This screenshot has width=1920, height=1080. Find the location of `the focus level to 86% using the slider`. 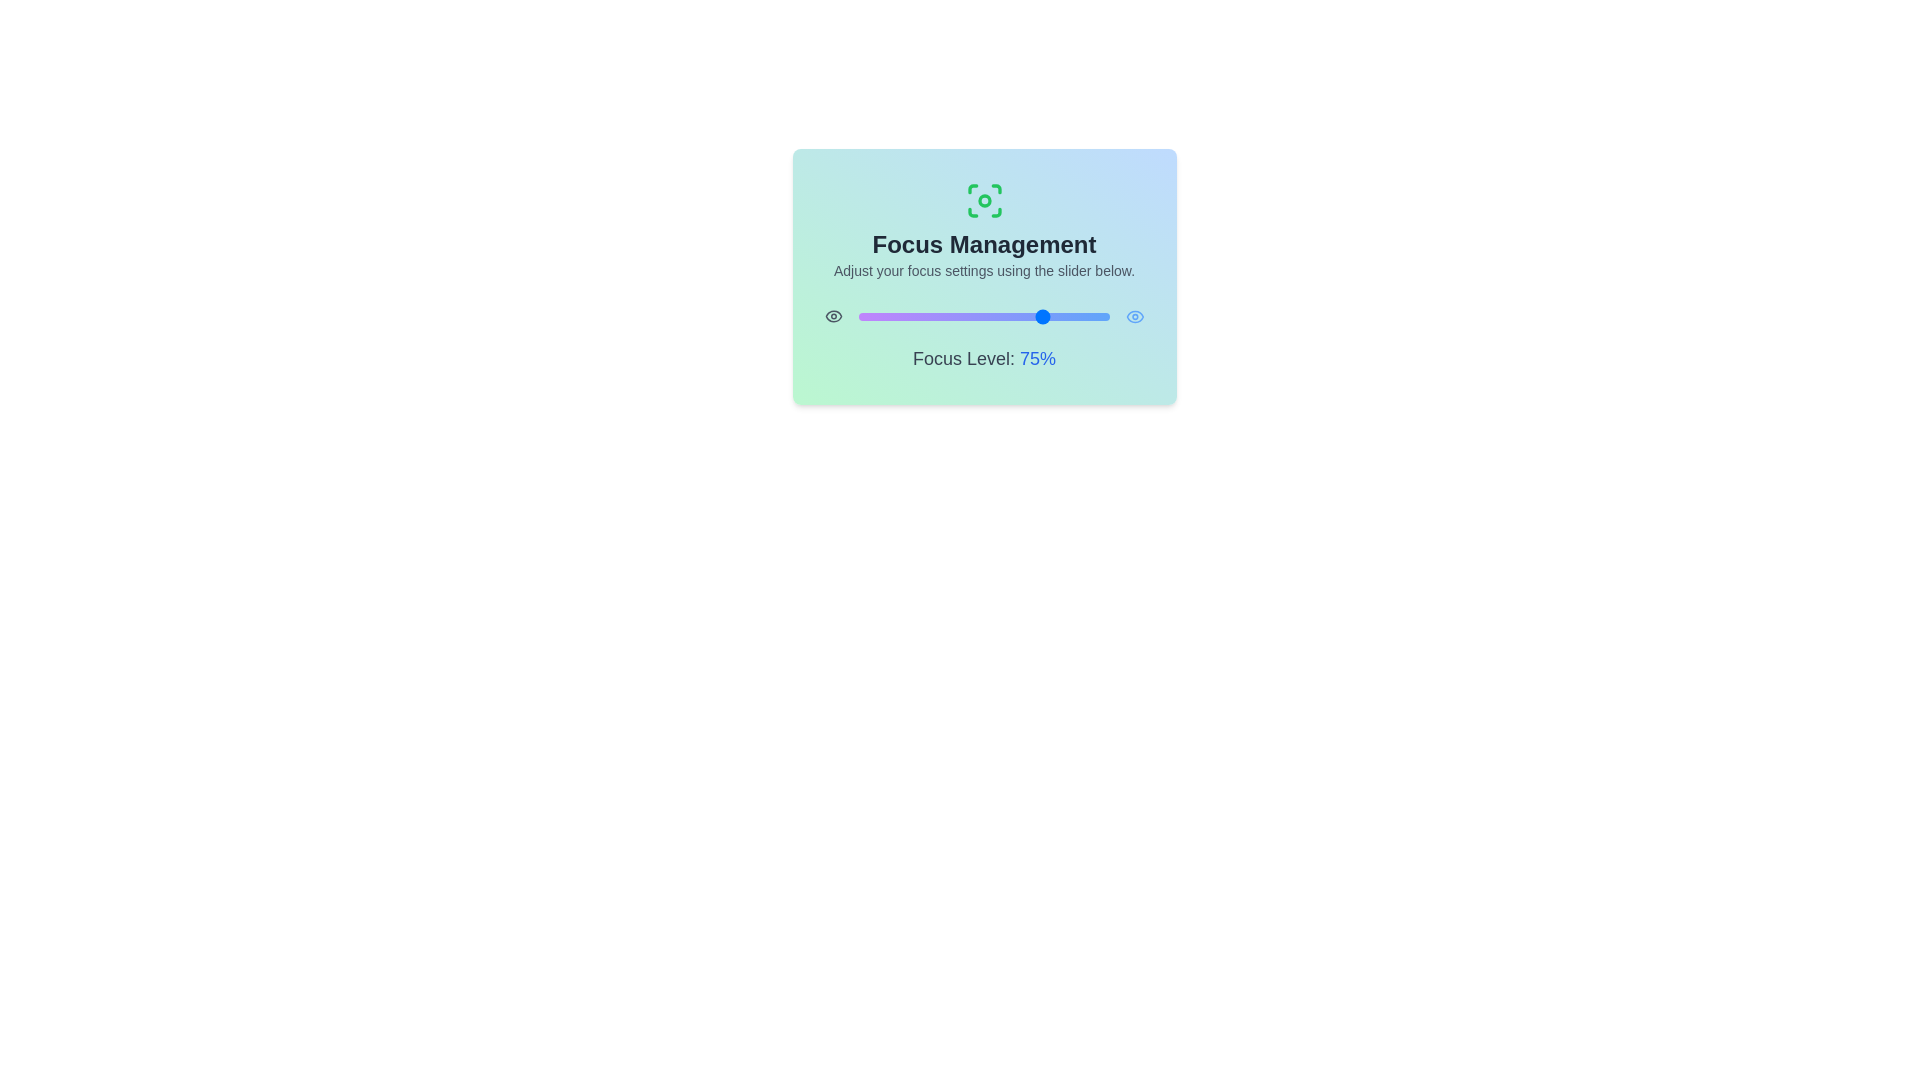

the focus level to 86% using the slider is located at coordinates (1073, 315).